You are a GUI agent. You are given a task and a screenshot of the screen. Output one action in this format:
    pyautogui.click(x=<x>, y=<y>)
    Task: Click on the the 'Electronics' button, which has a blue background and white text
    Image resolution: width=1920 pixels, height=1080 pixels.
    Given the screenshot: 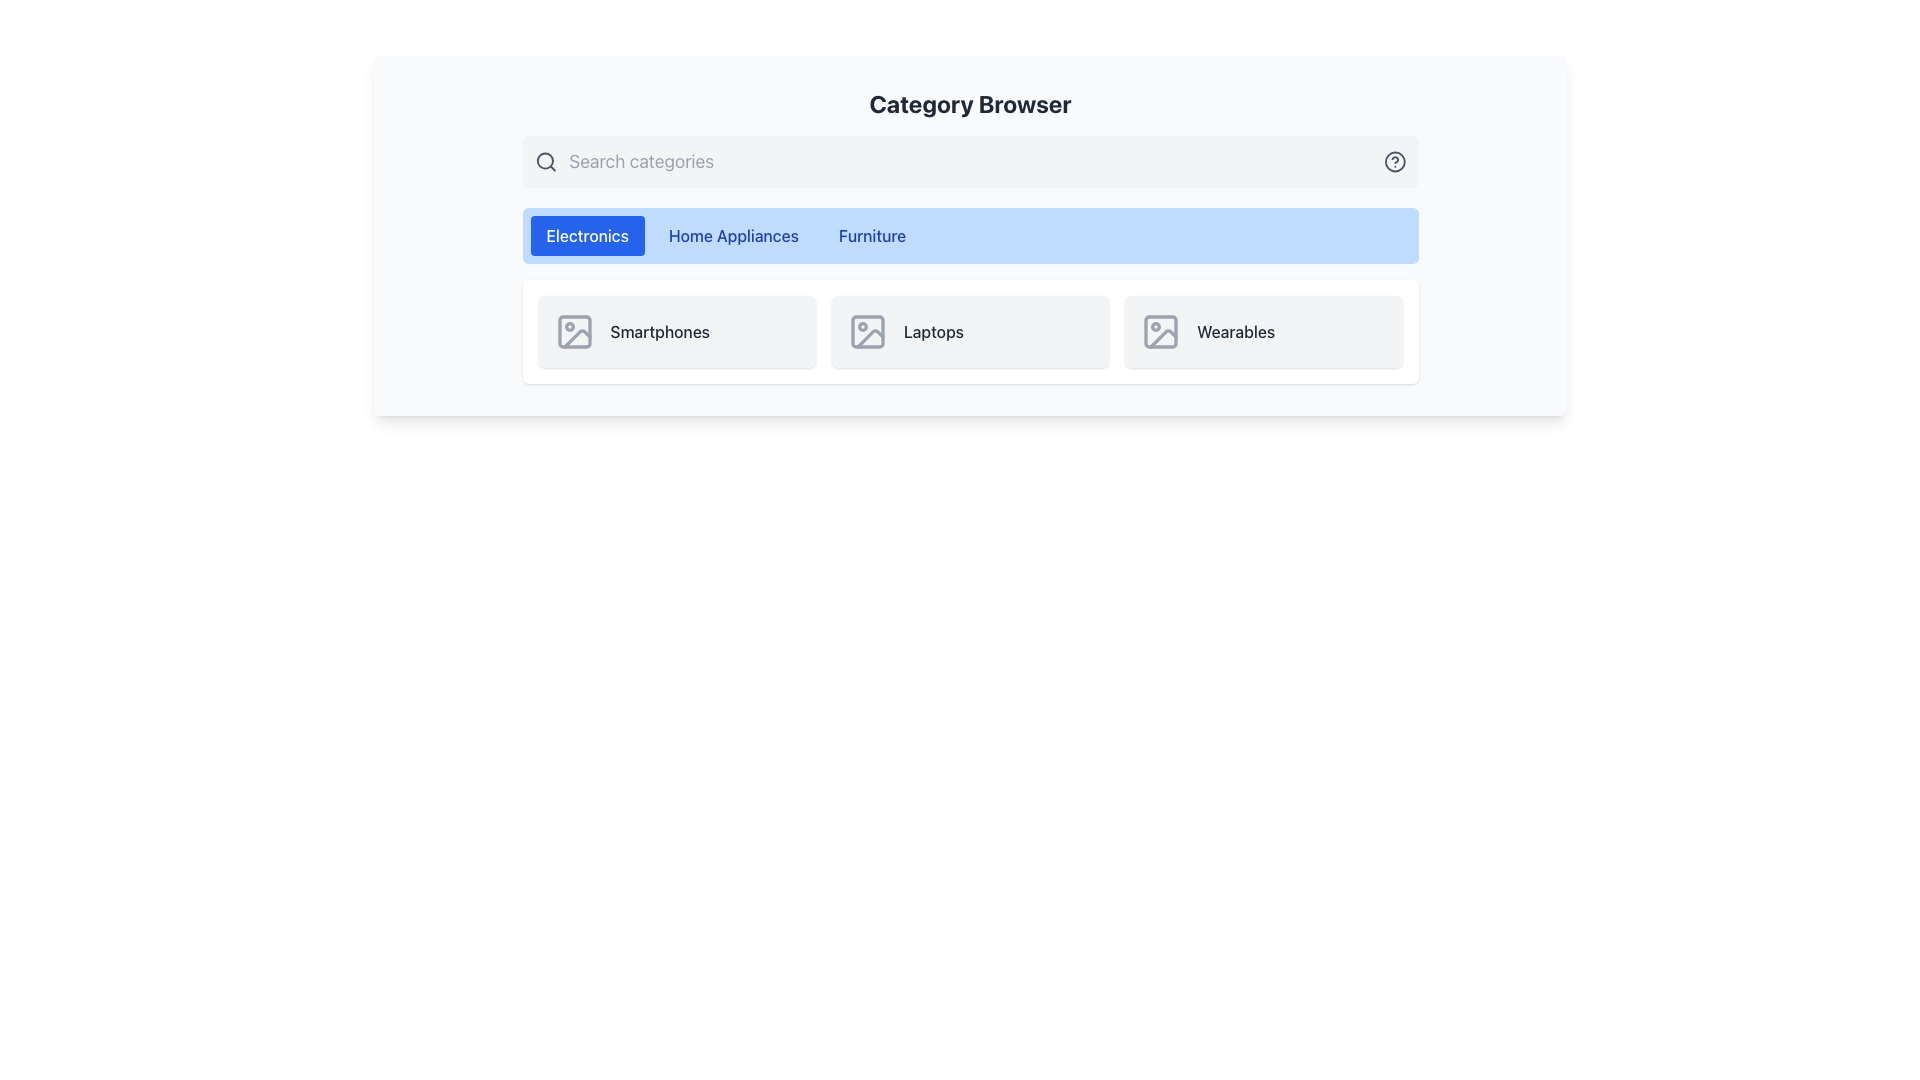 What is the action you would take?
    pyautogui.click(x=586, y=234)
    